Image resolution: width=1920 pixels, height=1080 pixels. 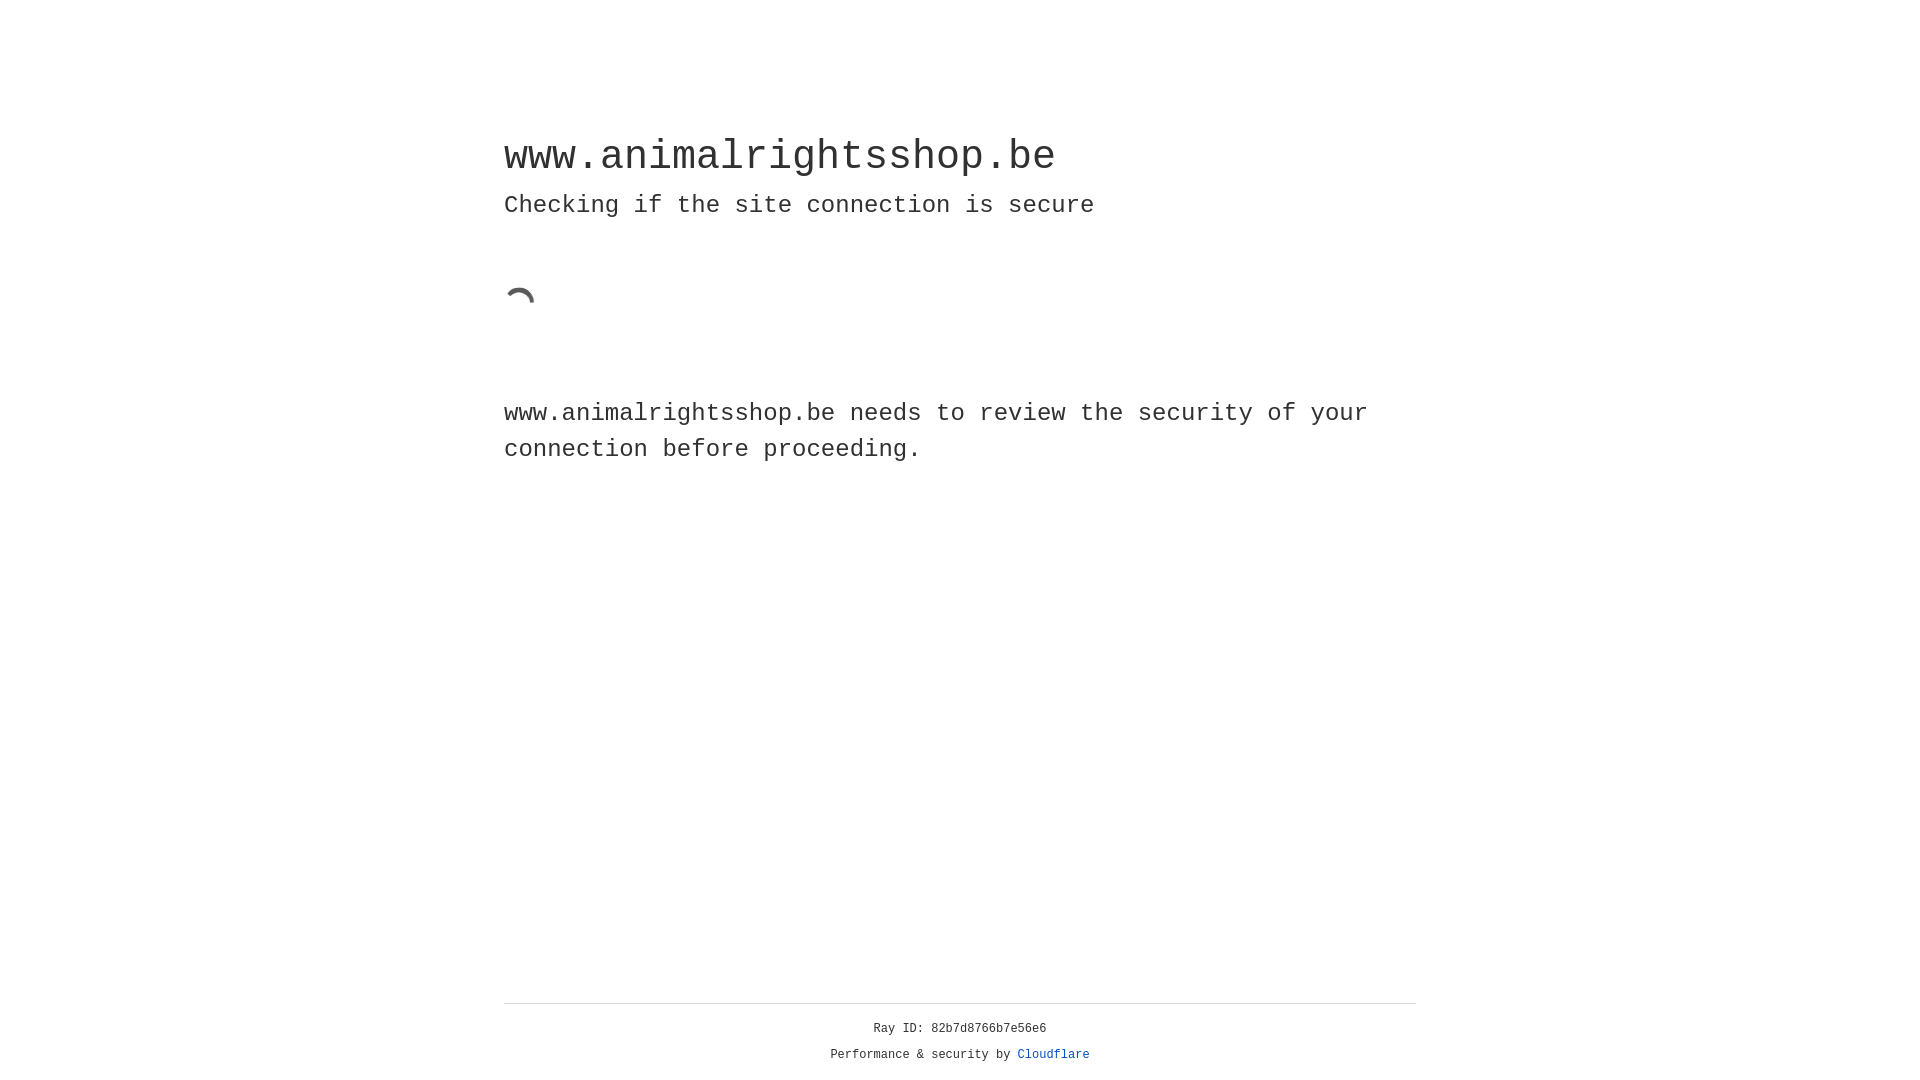 I want to click on 'Cloudflare', so click(x=1017, y=1054).